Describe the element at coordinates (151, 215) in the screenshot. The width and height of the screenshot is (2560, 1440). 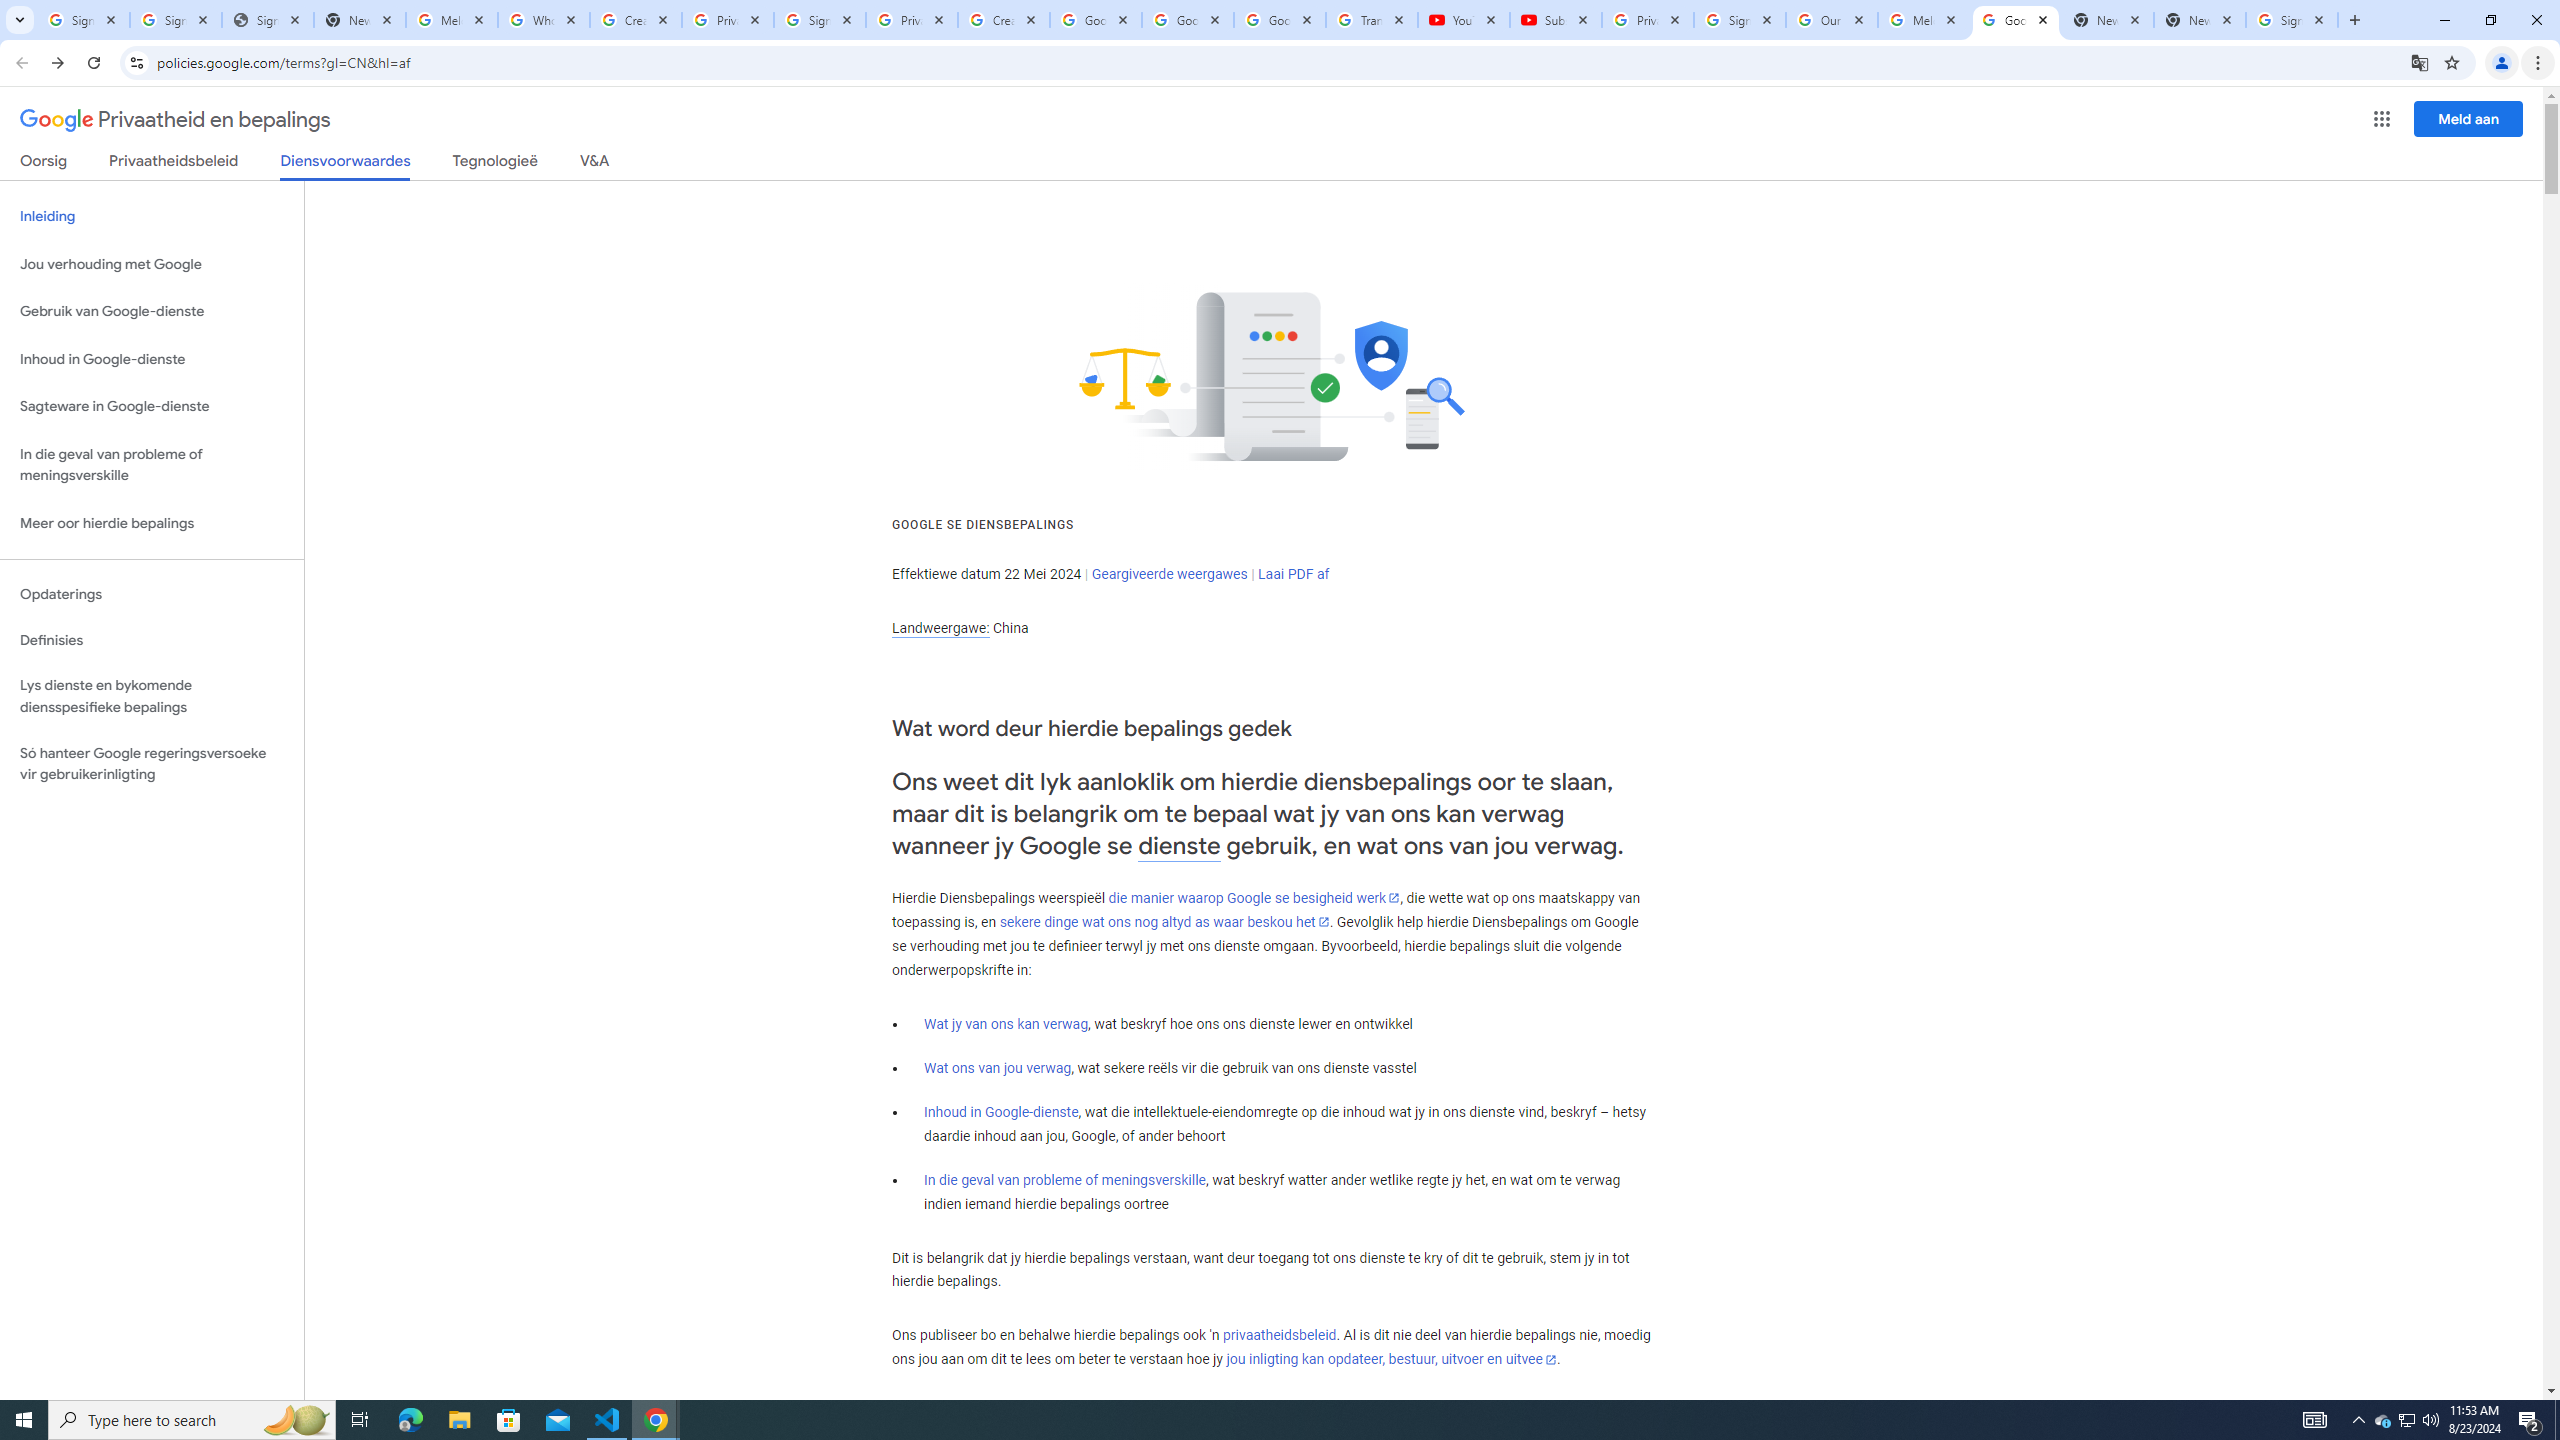
I see `'Inleiding'` at that location.